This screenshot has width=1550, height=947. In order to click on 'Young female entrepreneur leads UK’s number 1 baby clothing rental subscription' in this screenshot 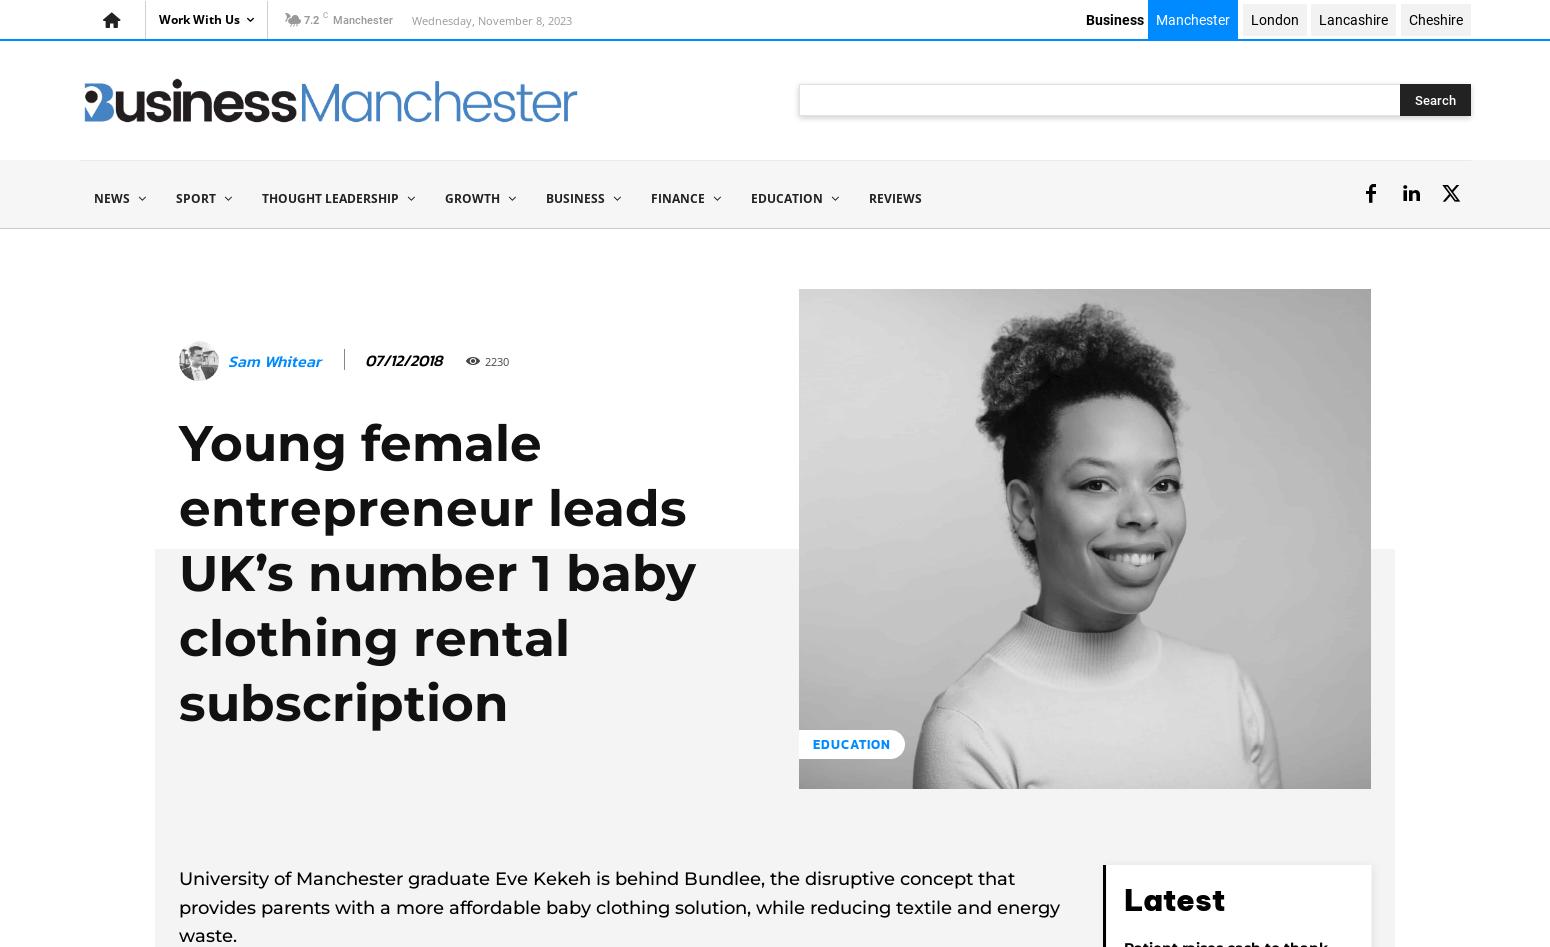, I will do `click(437, 573)`.